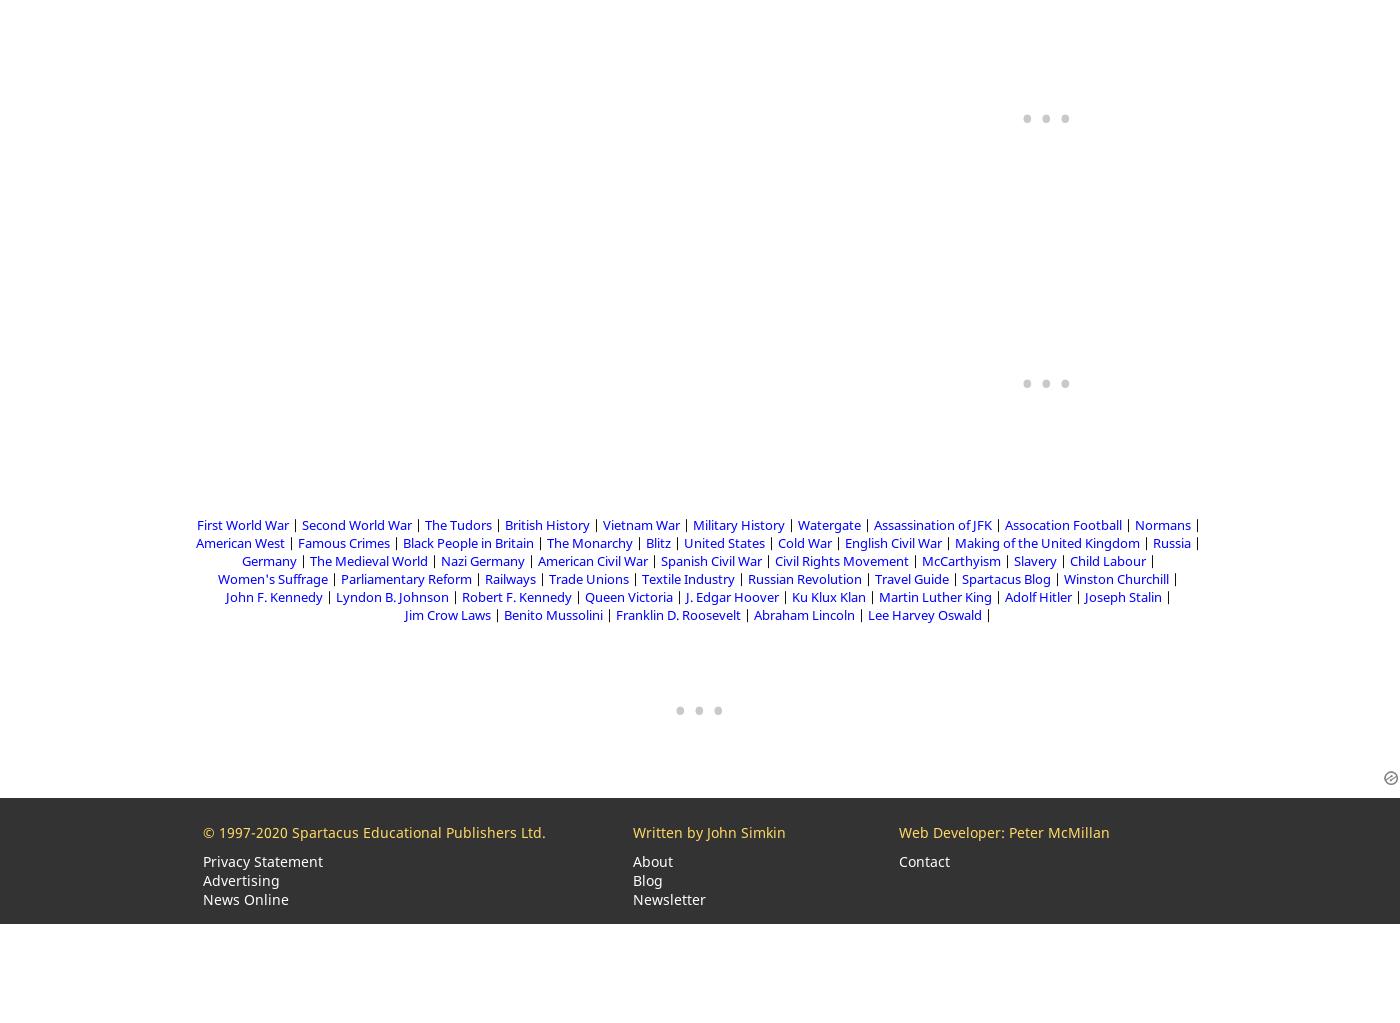 This screenshot has width=1400, height=1023. Describe the element at coordinates (241, 880) in the screenshot. I see `'Advertising'` at that location.